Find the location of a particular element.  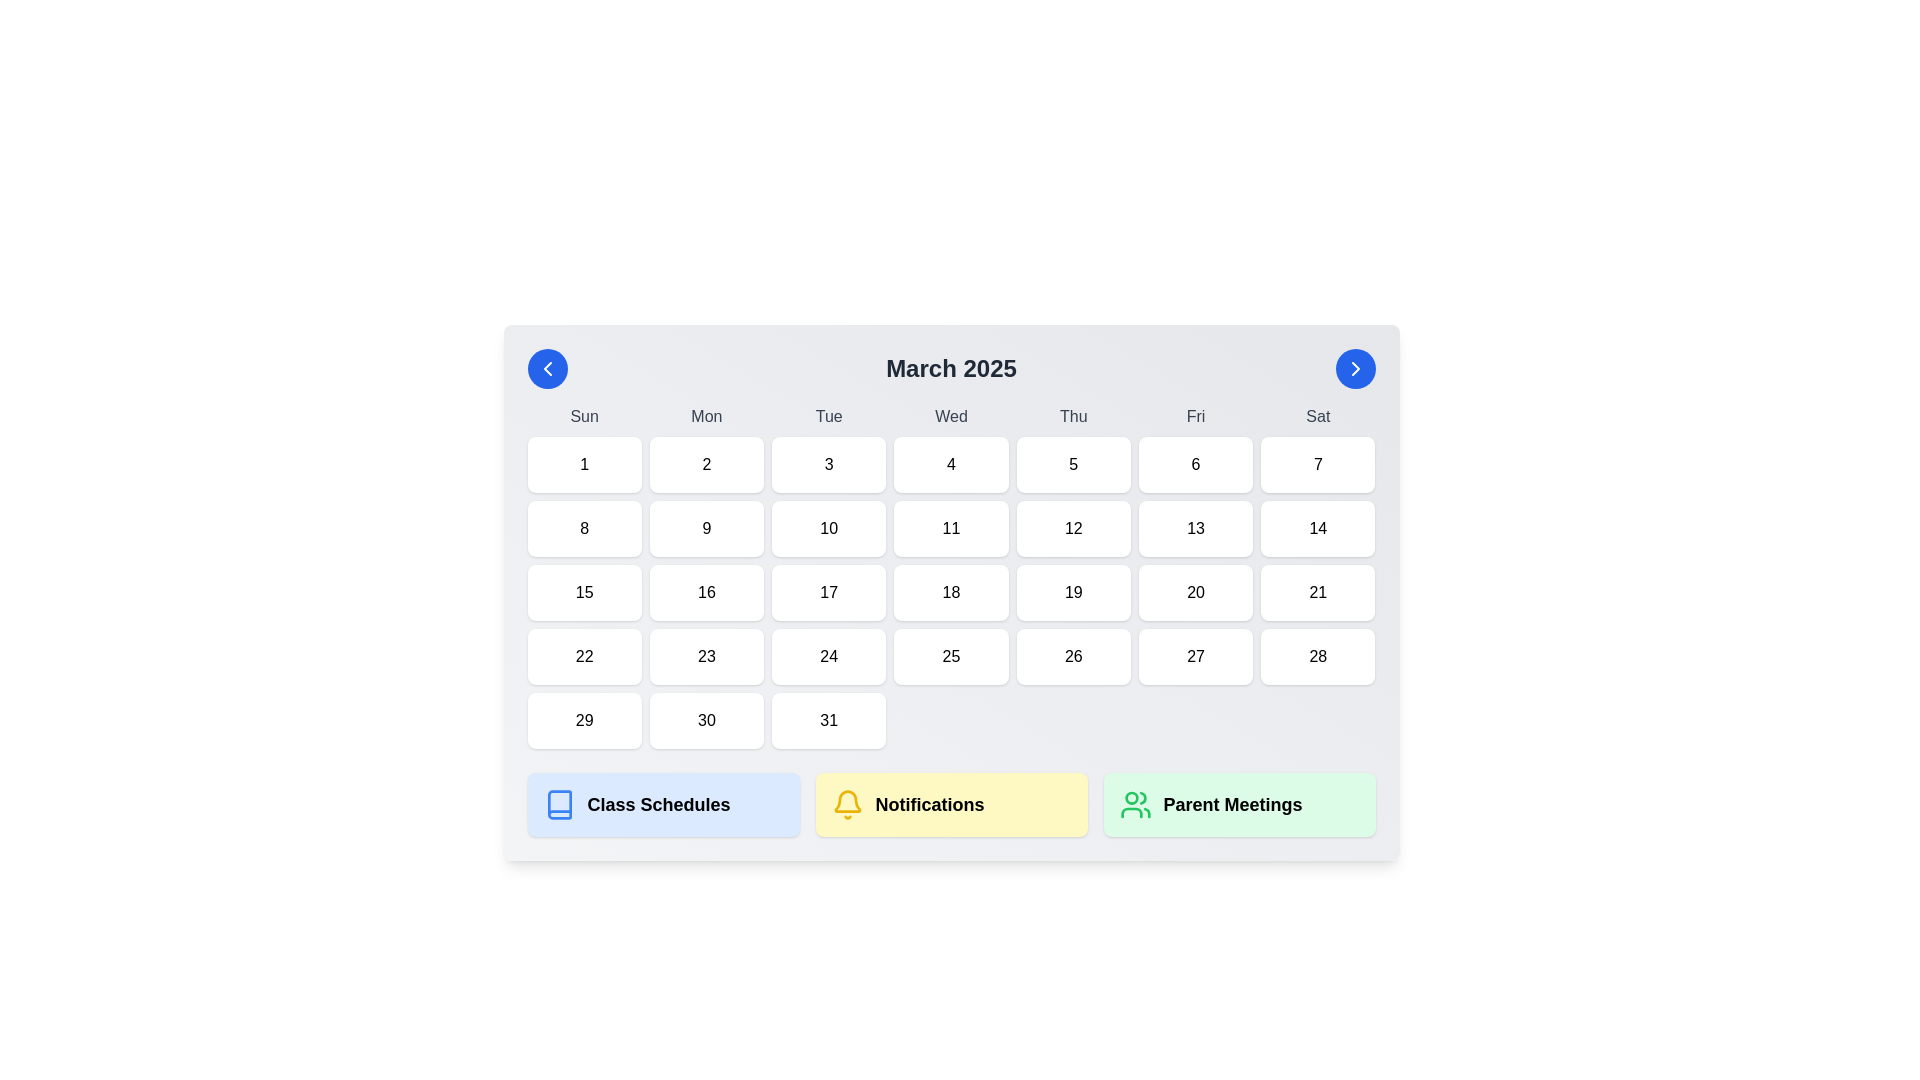

the text label displaying 'Thu', which is the fifth item in a row of day names in the calendar layout located beneath the header 'March 2025' is located at coordinates (1072, 415).